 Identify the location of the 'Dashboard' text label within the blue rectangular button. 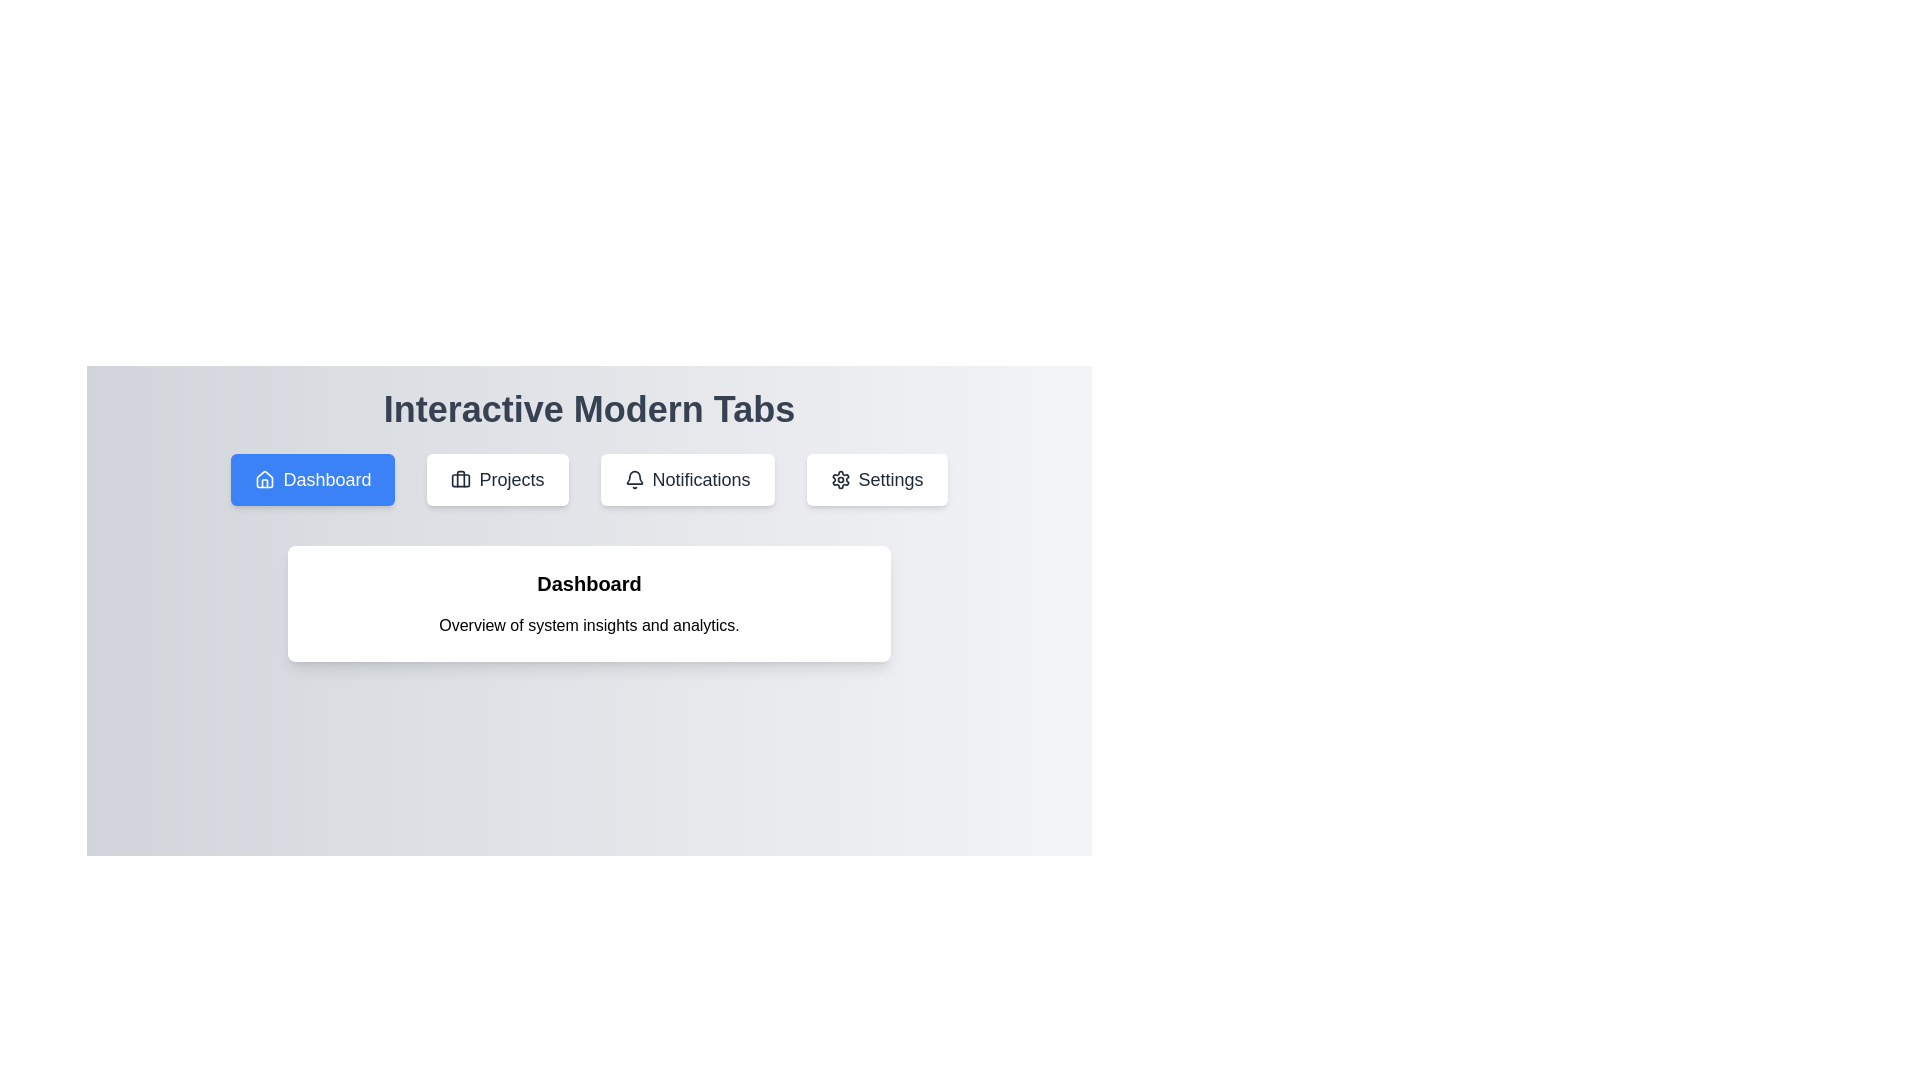
(327, 479).